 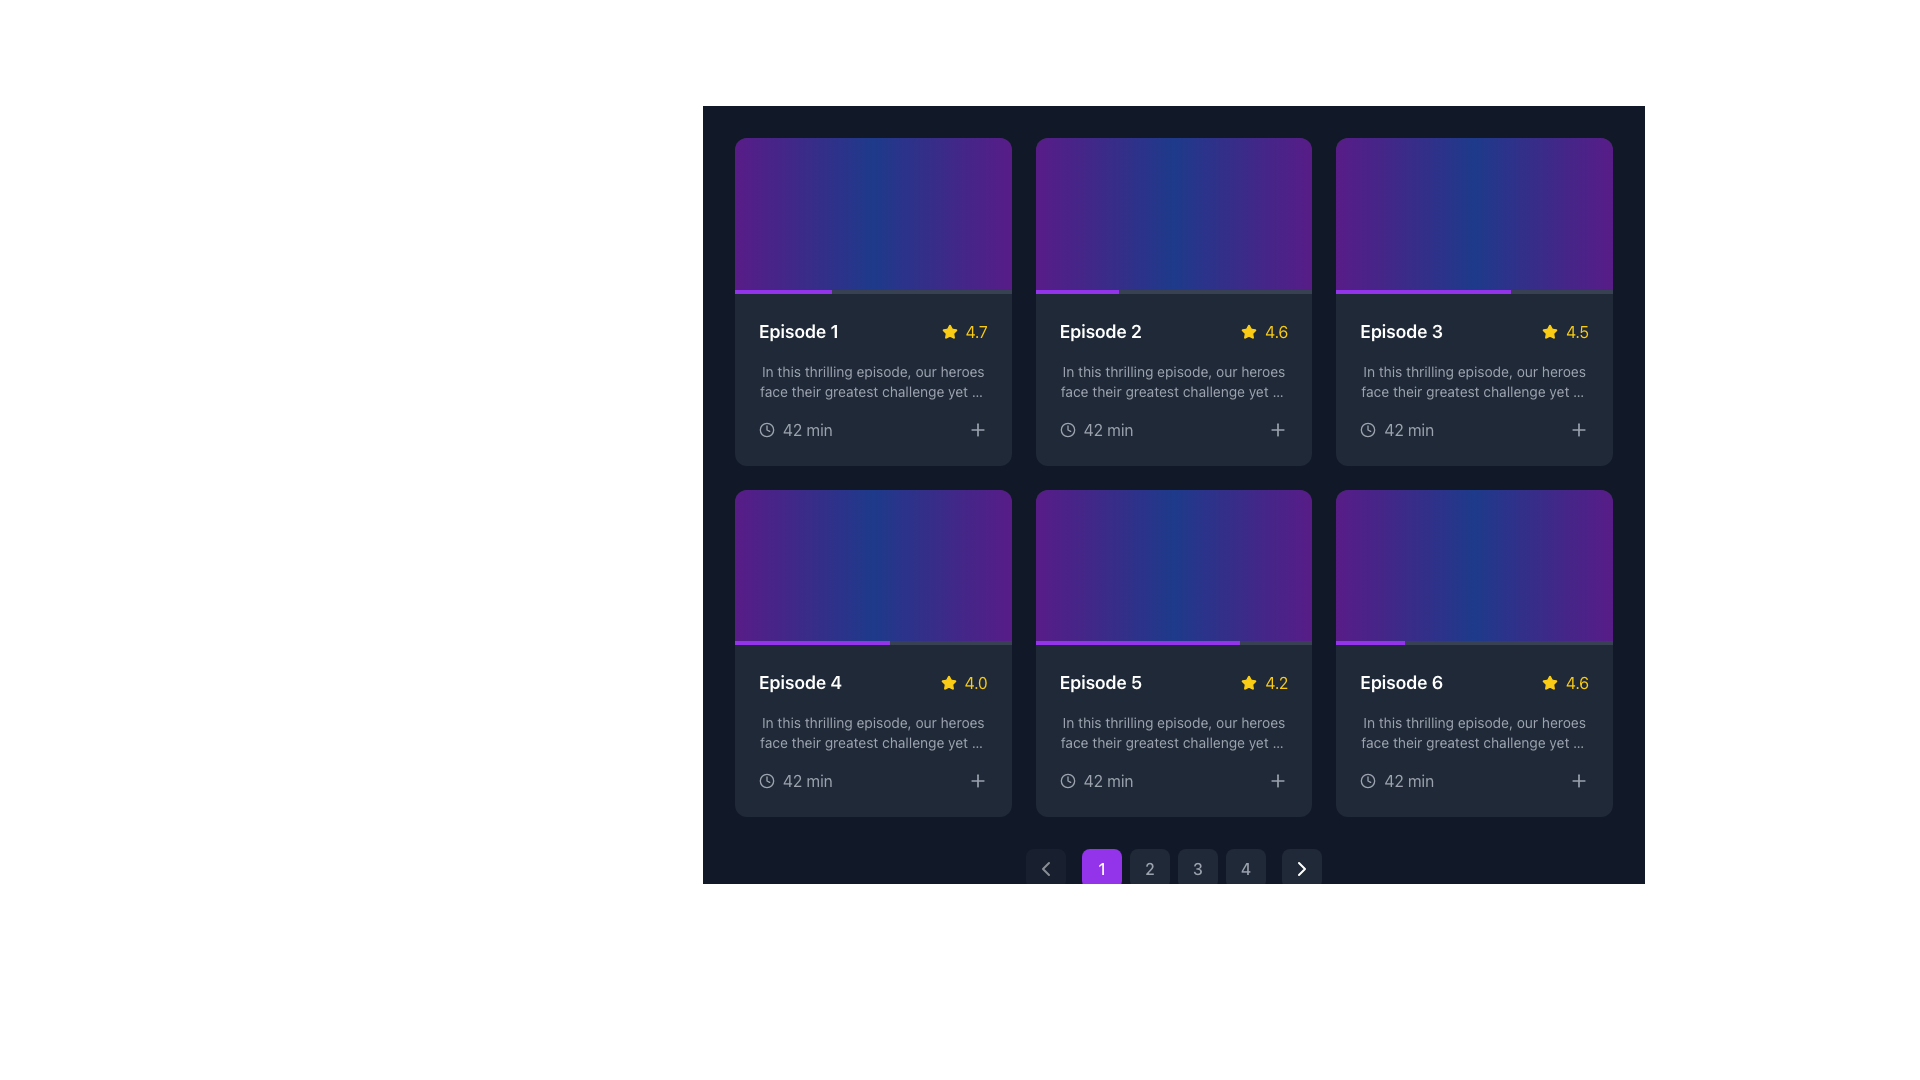 I want to click on the label displaying '42 min', which is styled in gray and located next to a clock icon at the bottom-left corner of the 'Episode 5' card, so click(x=1107, y=780).